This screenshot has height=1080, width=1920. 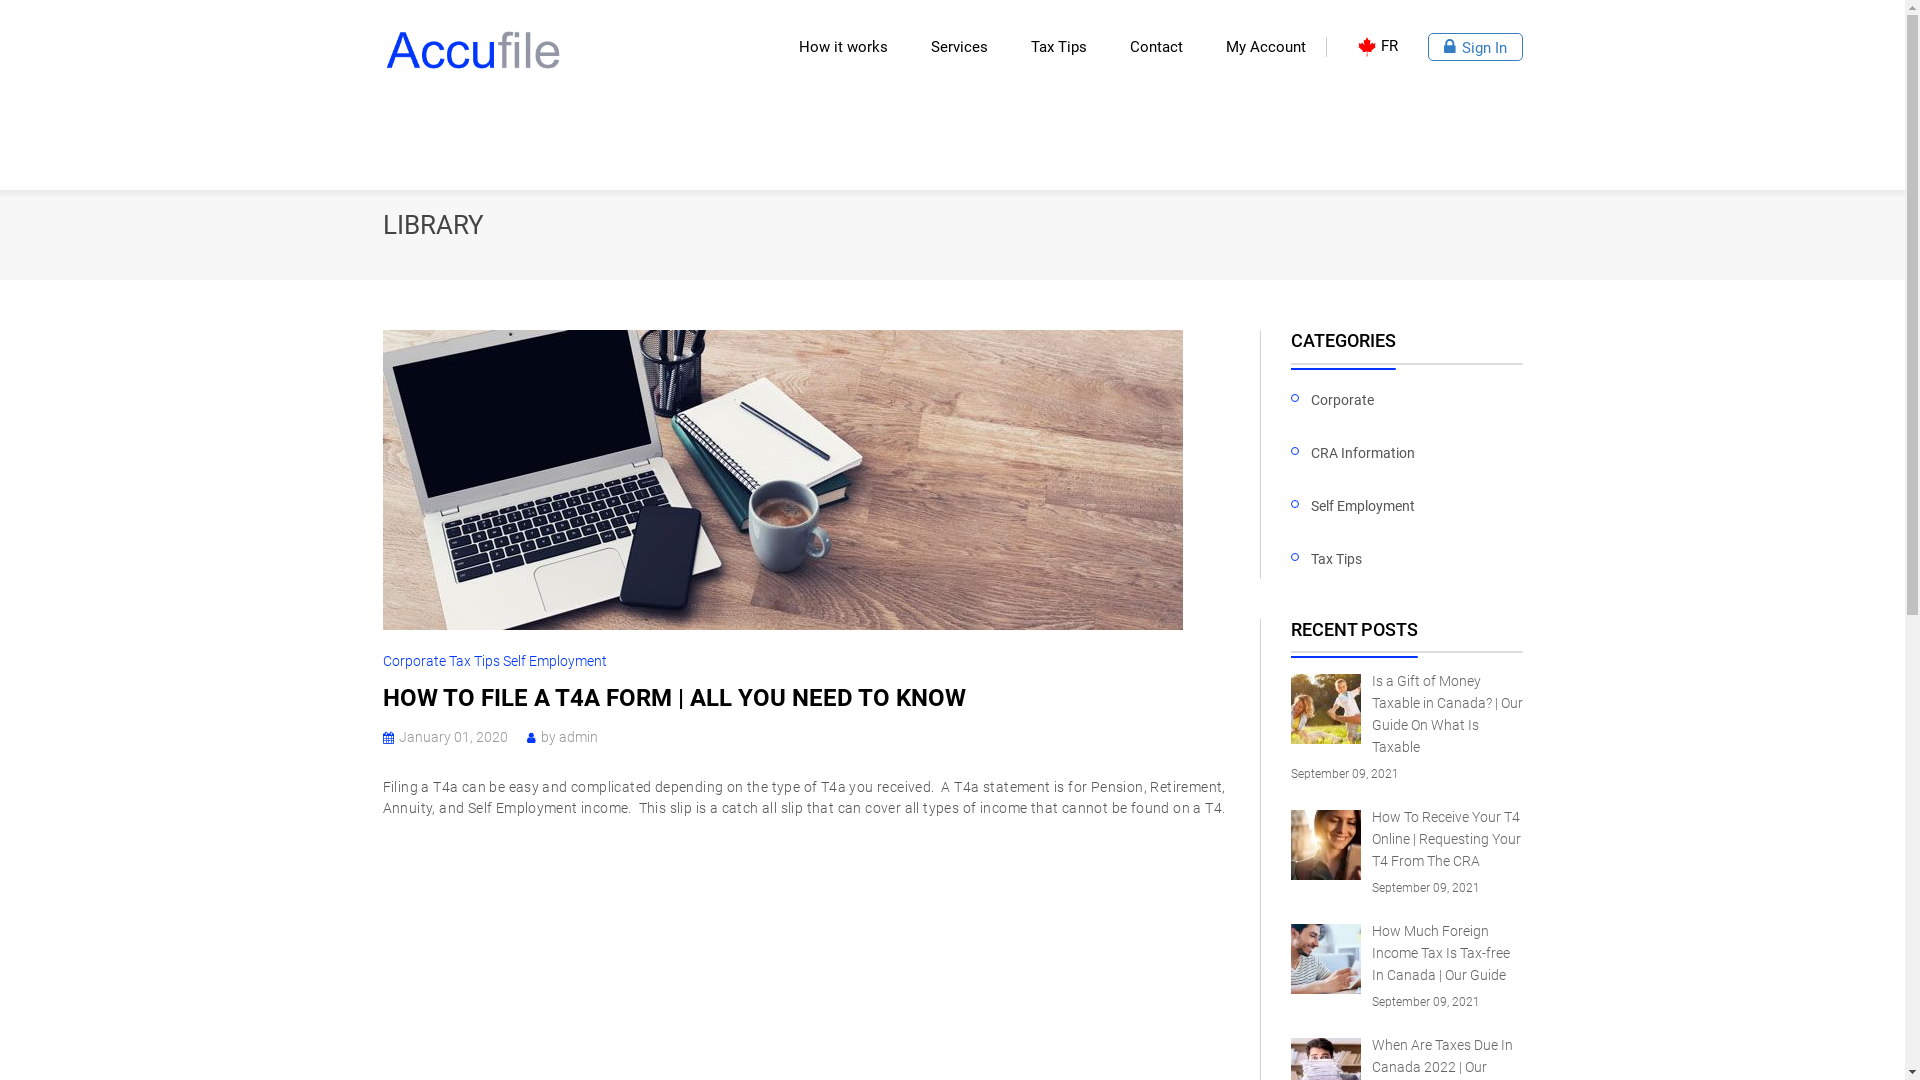 What do you see at coordinates (1362, 454) in the screenshot?
I see `'CRA Information'` at bounding box center [1362, 454].